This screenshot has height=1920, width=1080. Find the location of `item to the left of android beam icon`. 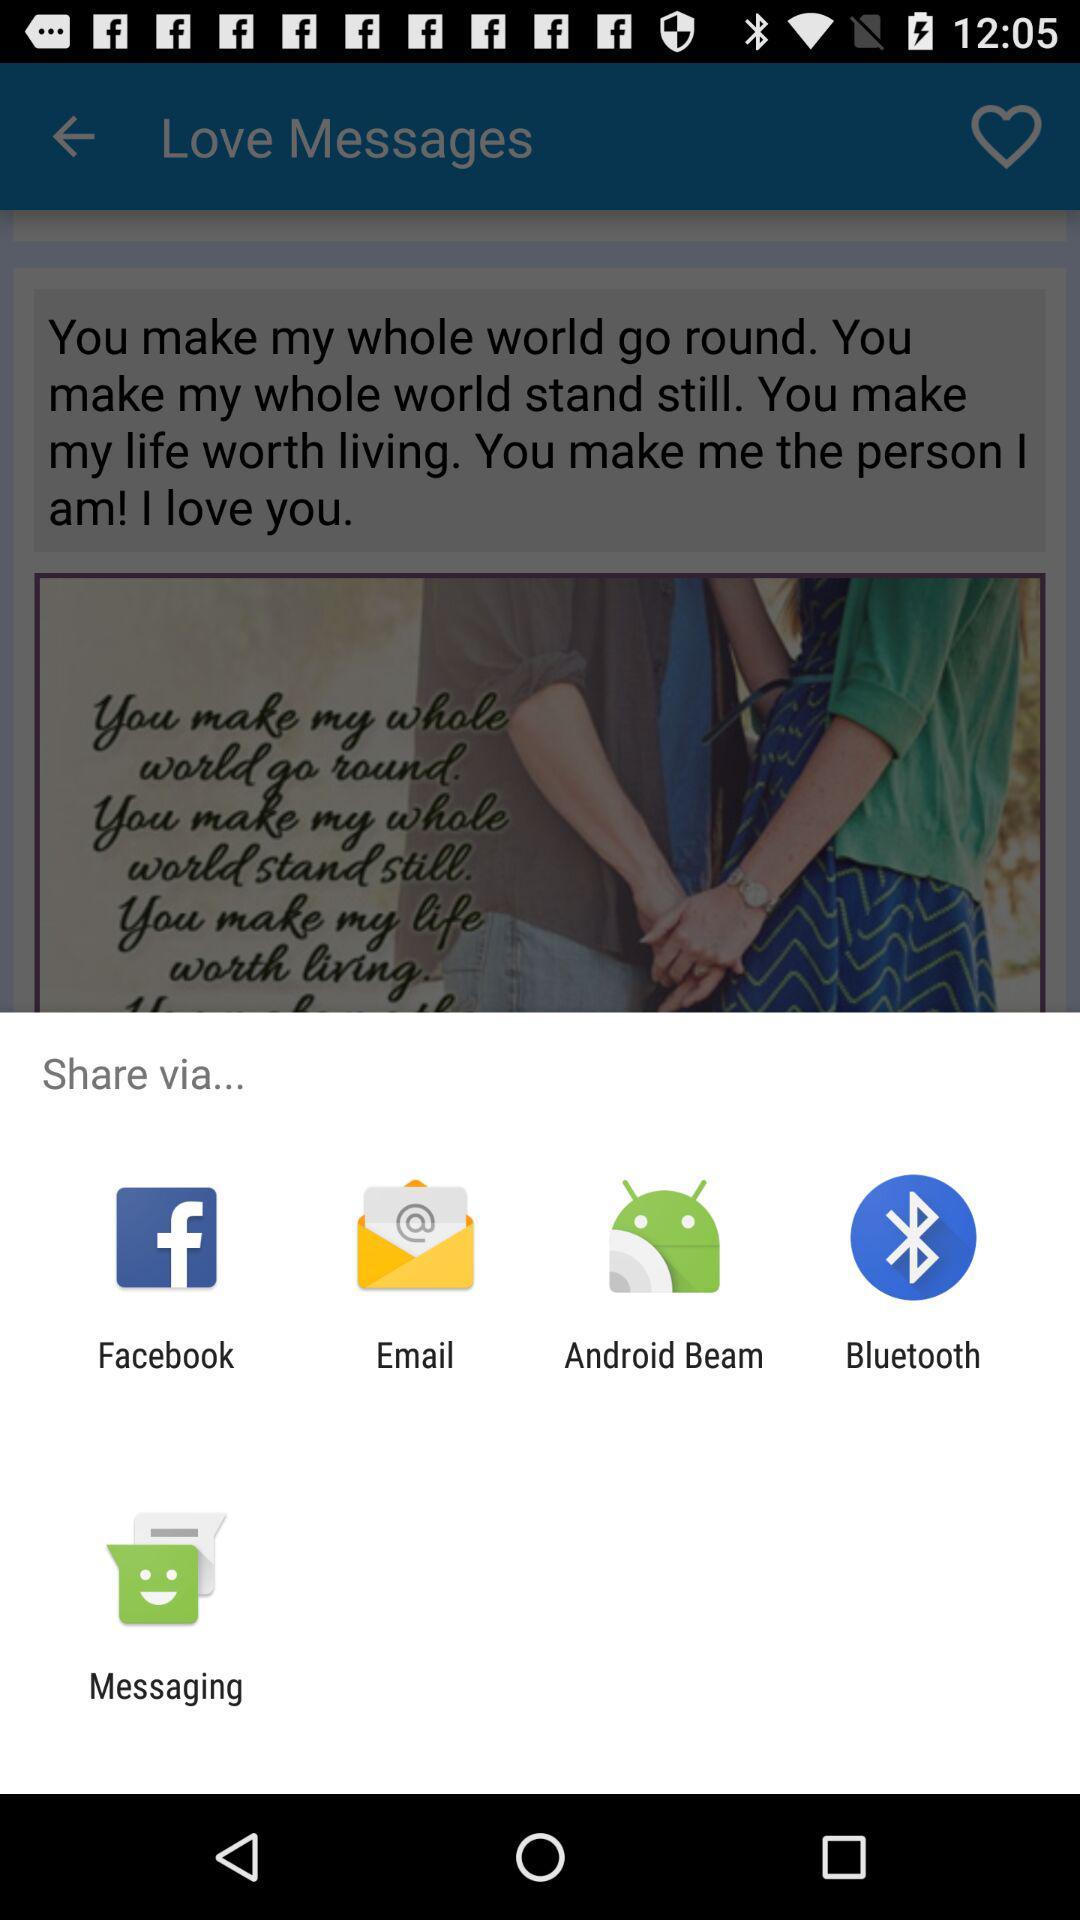

item to the left of android beam icon is located at coordinates (414, 1374).